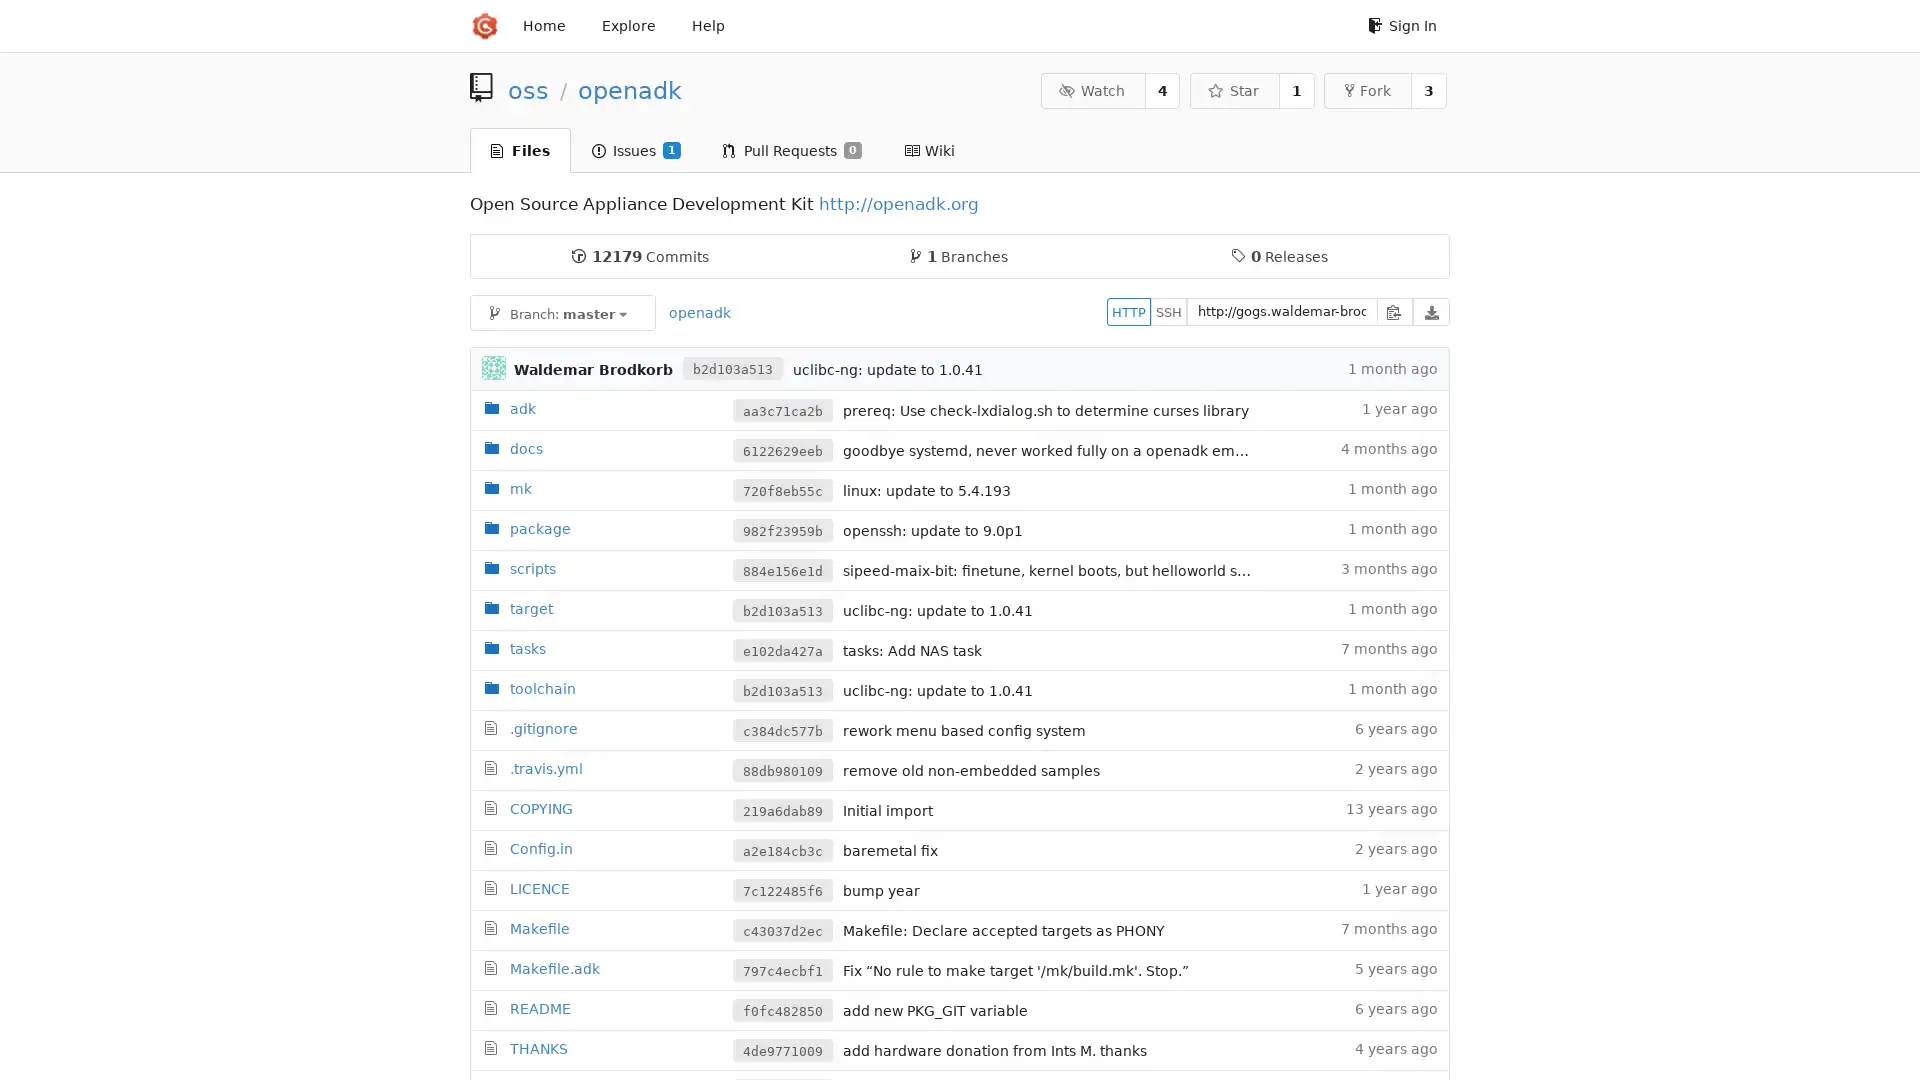 This screenshot has width=1920, height=1080. Describe the element at coordinates (1169, 311) in the screenshot. I see `SSH` at that location.